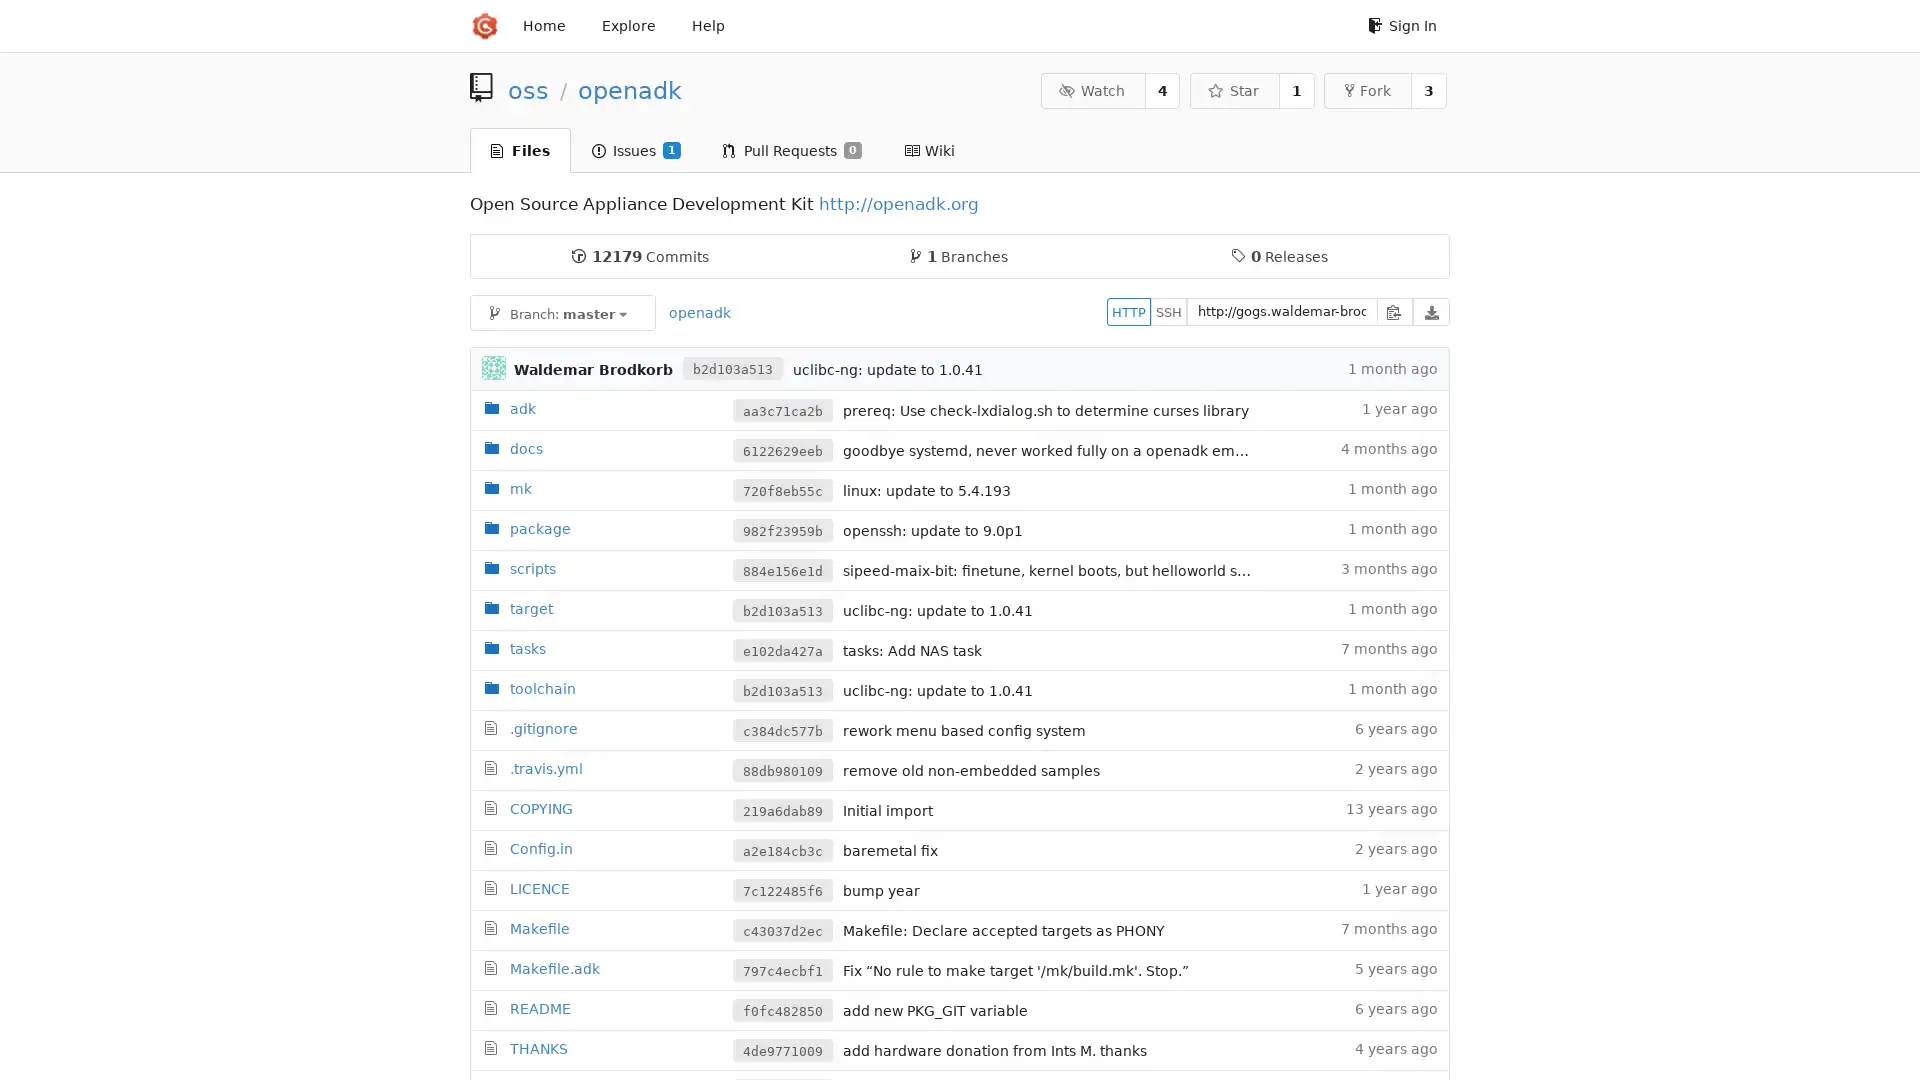 This screenshot has width=1920, height=1080. Describe the element at coordinates (1169, 311) in the screenshot. I see `SSH` at that location.